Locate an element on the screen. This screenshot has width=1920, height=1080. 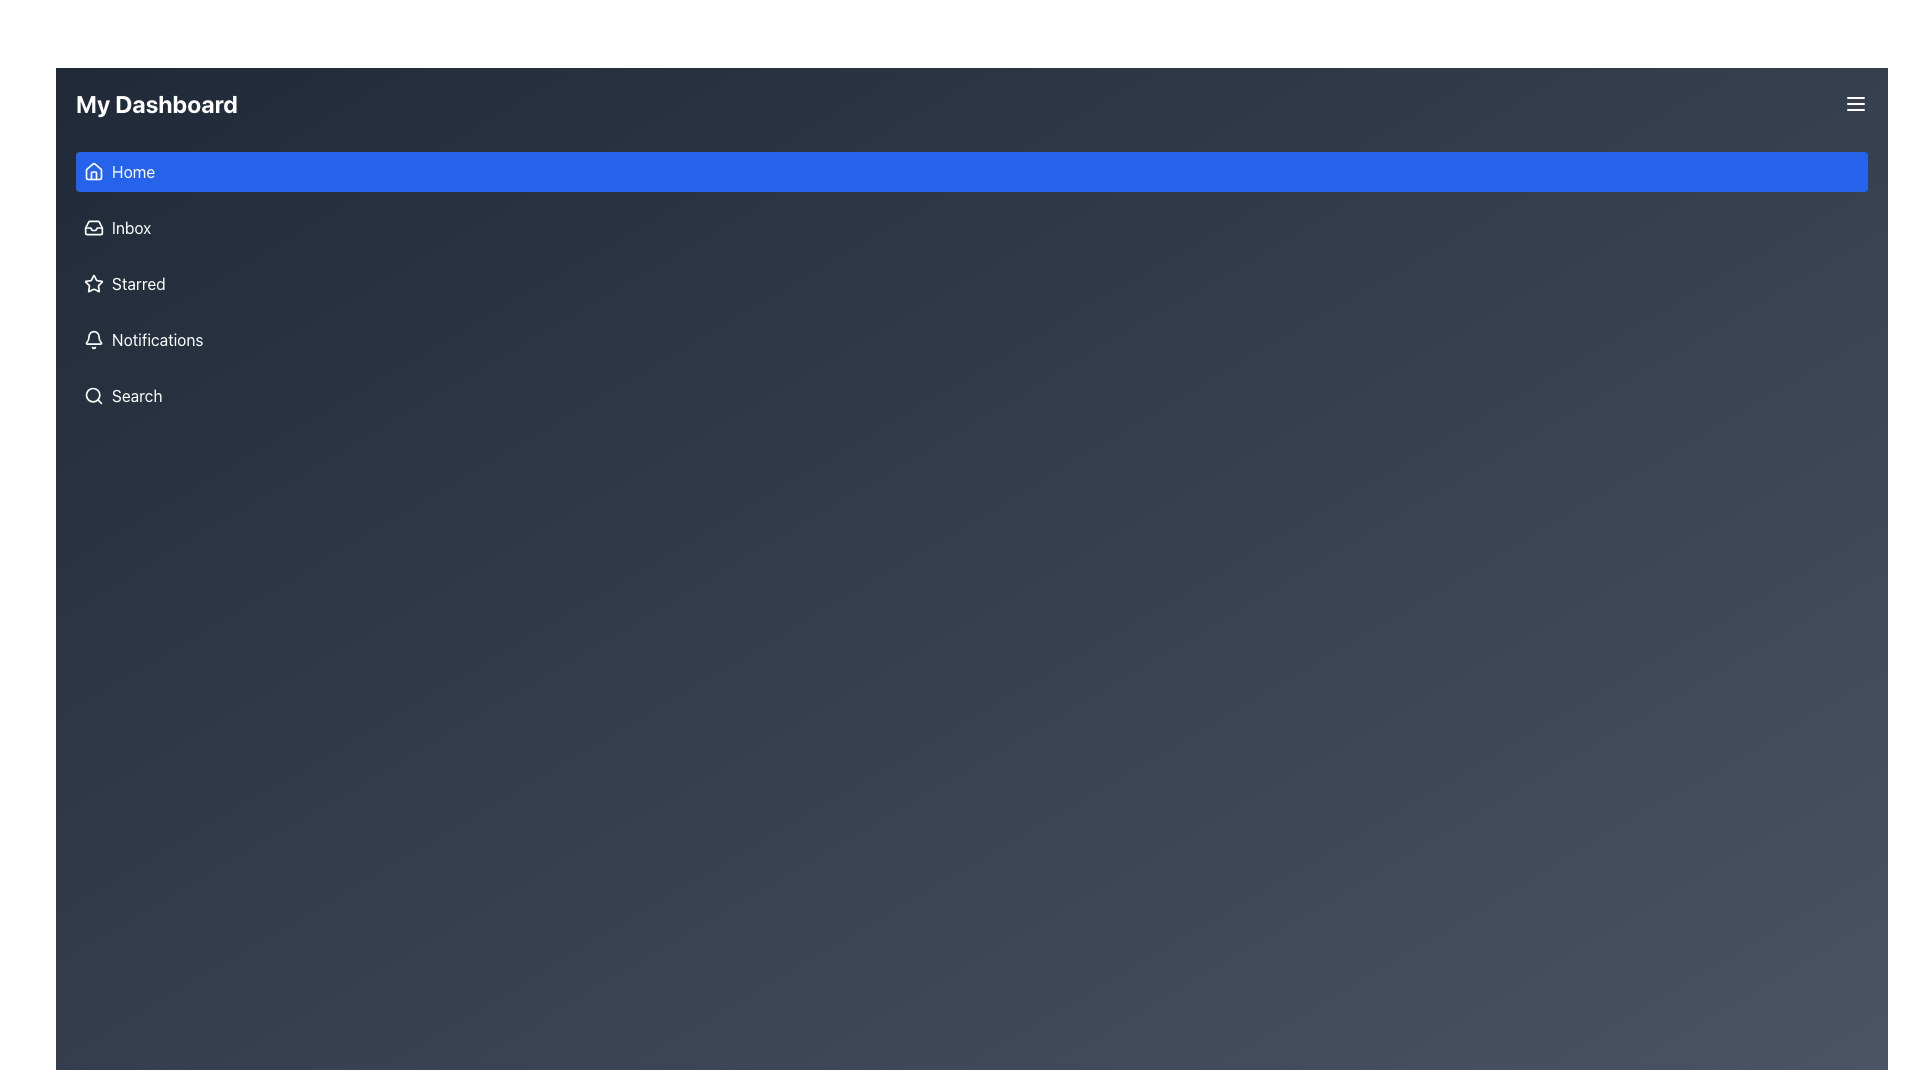
the bell icon representing notifications located in the sidebar navigation menu is located at coordinates (93, 335).